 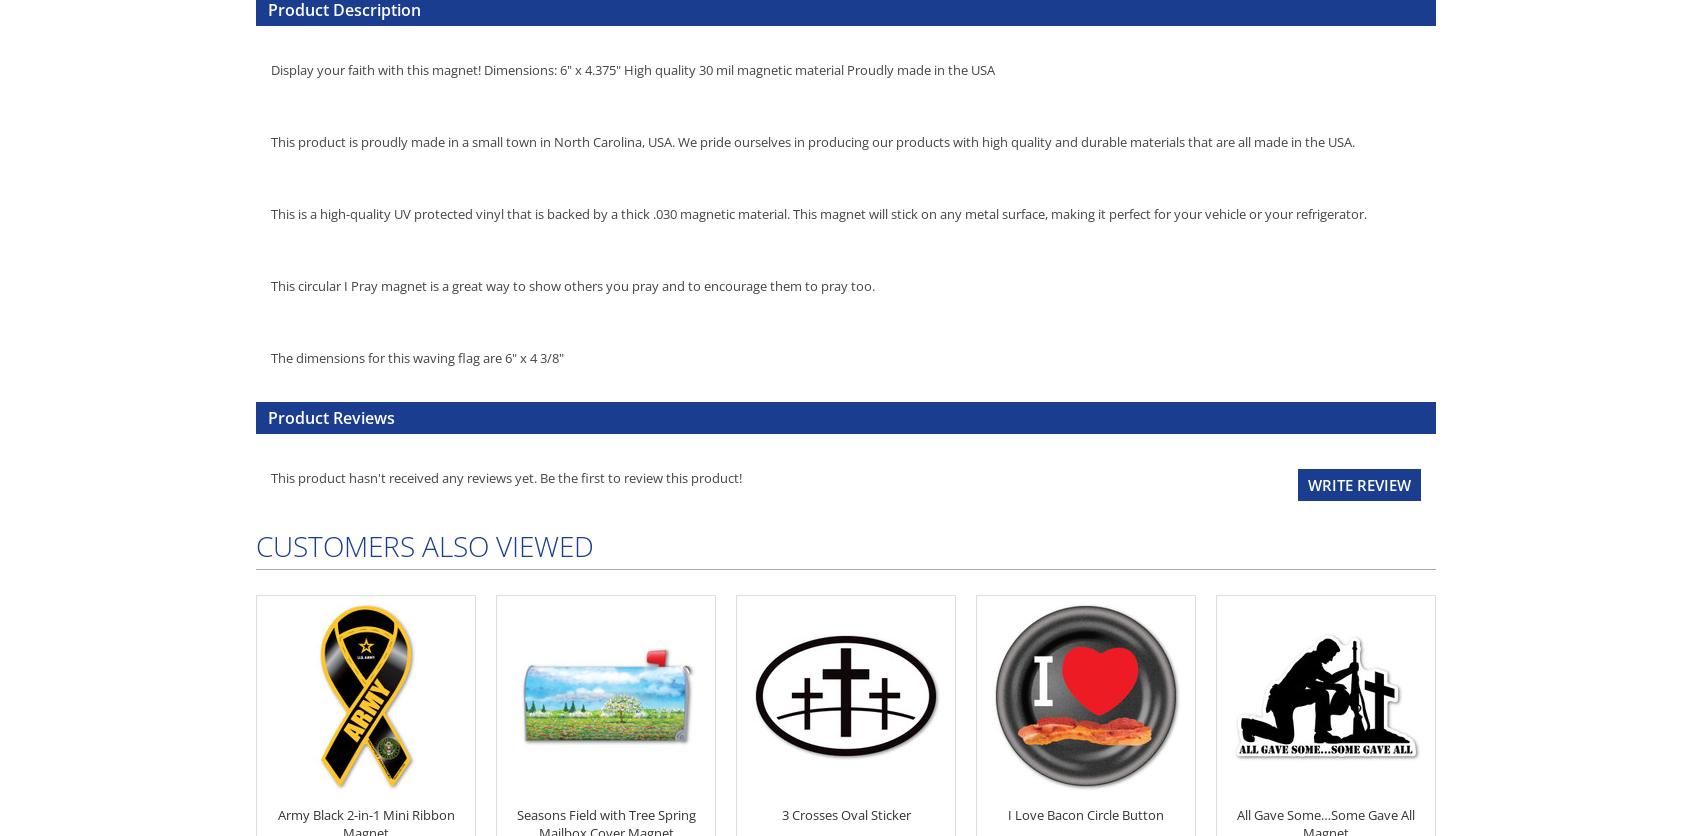 What do you see at coordinates (818, 213) in the screenshot?
I see `'This is a high-quality UV protected vinyl that is backed by a thick .030 magnetic material. This magnet will stick on any metal surface, making it perfect for your vehicle or your refrigerator.'` at bounding box center [818, 213].